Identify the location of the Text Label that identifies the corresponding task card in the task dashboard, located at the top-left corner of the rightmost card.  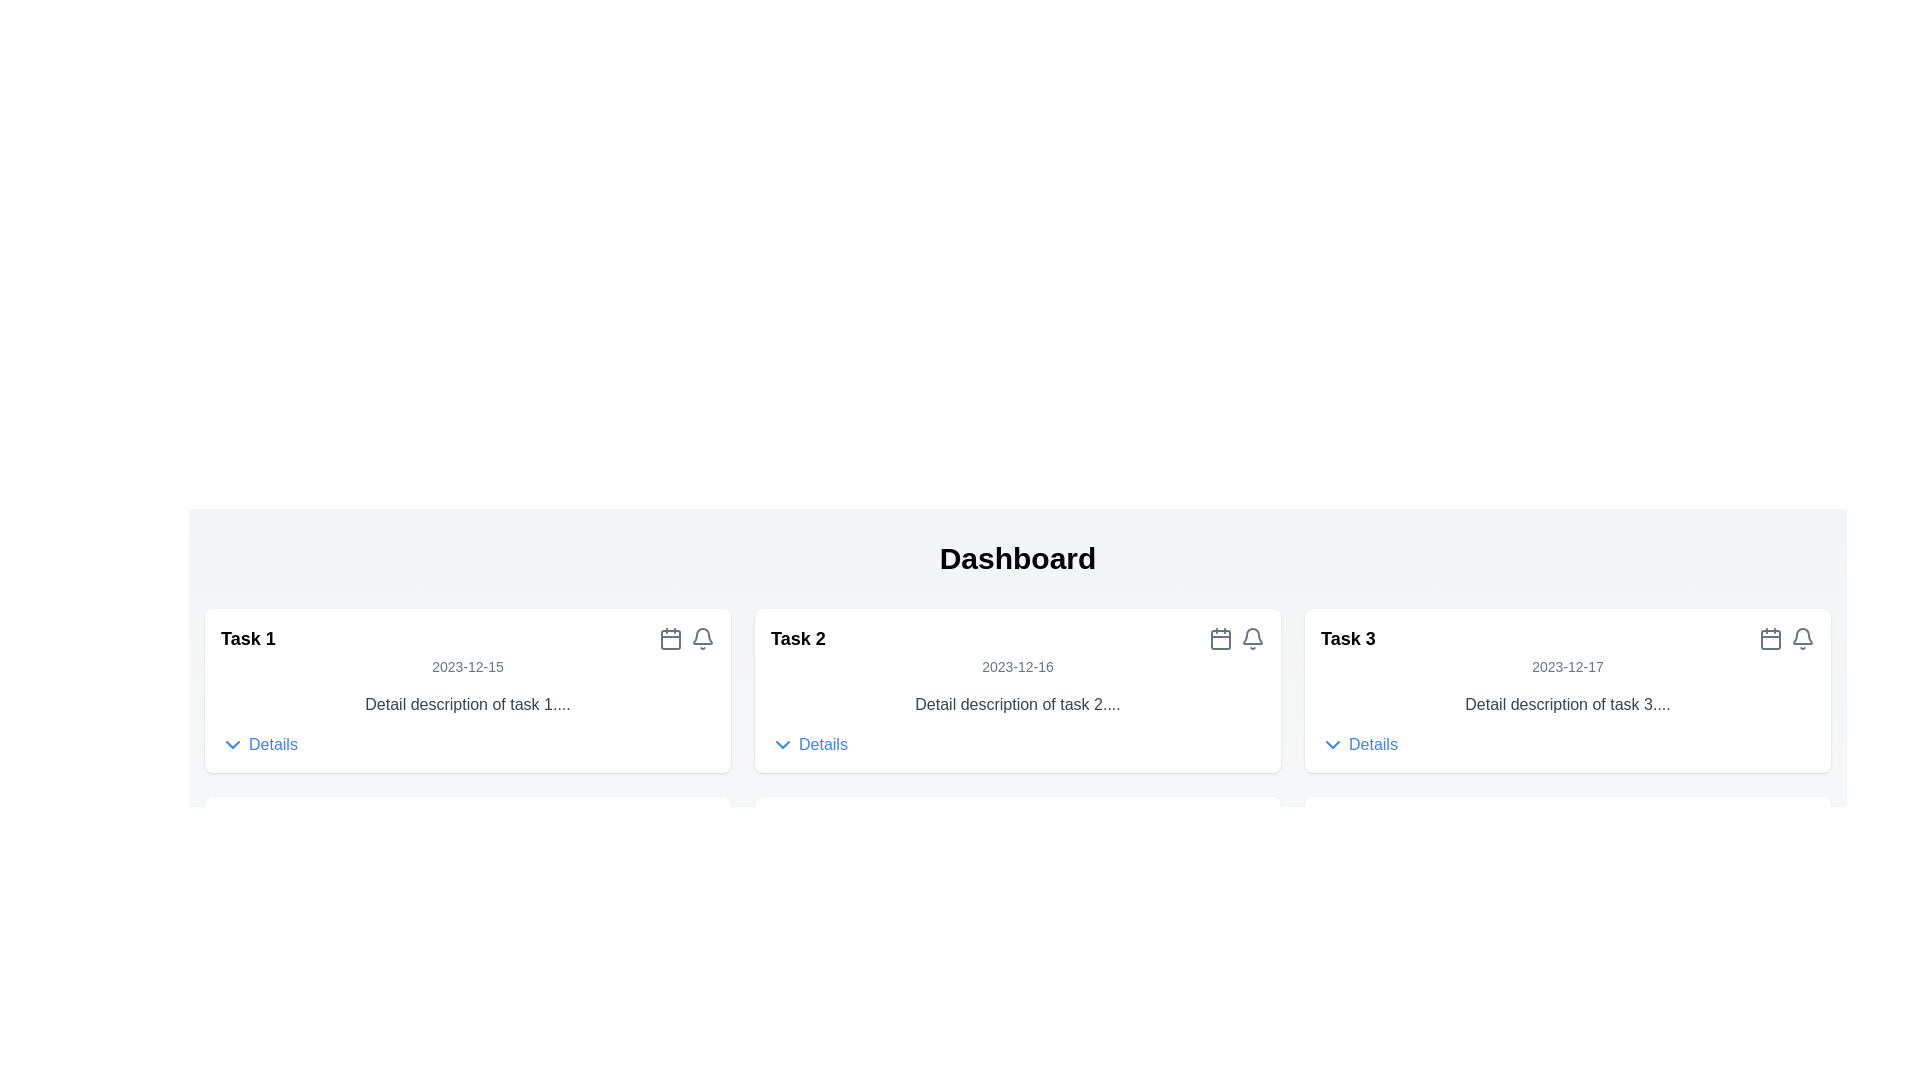
(1348, 639).